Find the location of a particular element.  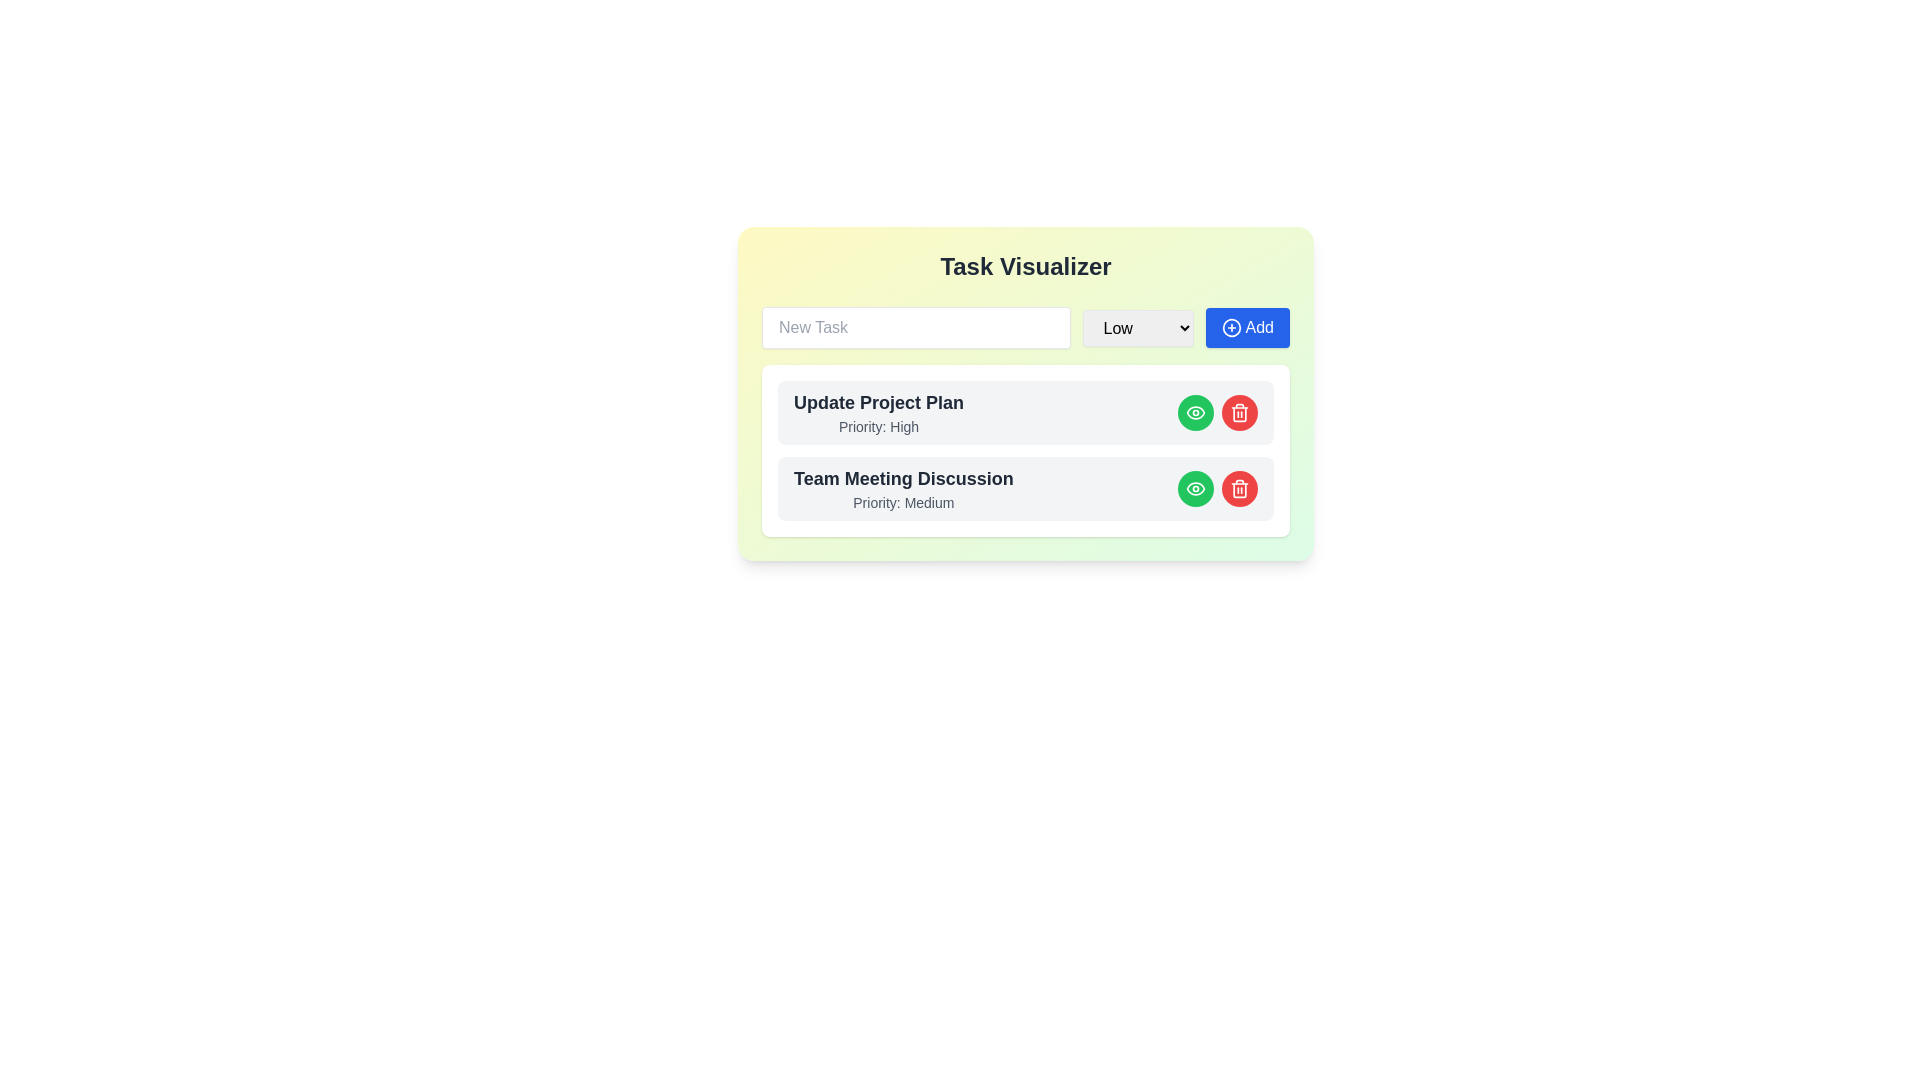

the eye button in the 'Team Meeting Discussion' task entry is located at coordinates (1217, 489).